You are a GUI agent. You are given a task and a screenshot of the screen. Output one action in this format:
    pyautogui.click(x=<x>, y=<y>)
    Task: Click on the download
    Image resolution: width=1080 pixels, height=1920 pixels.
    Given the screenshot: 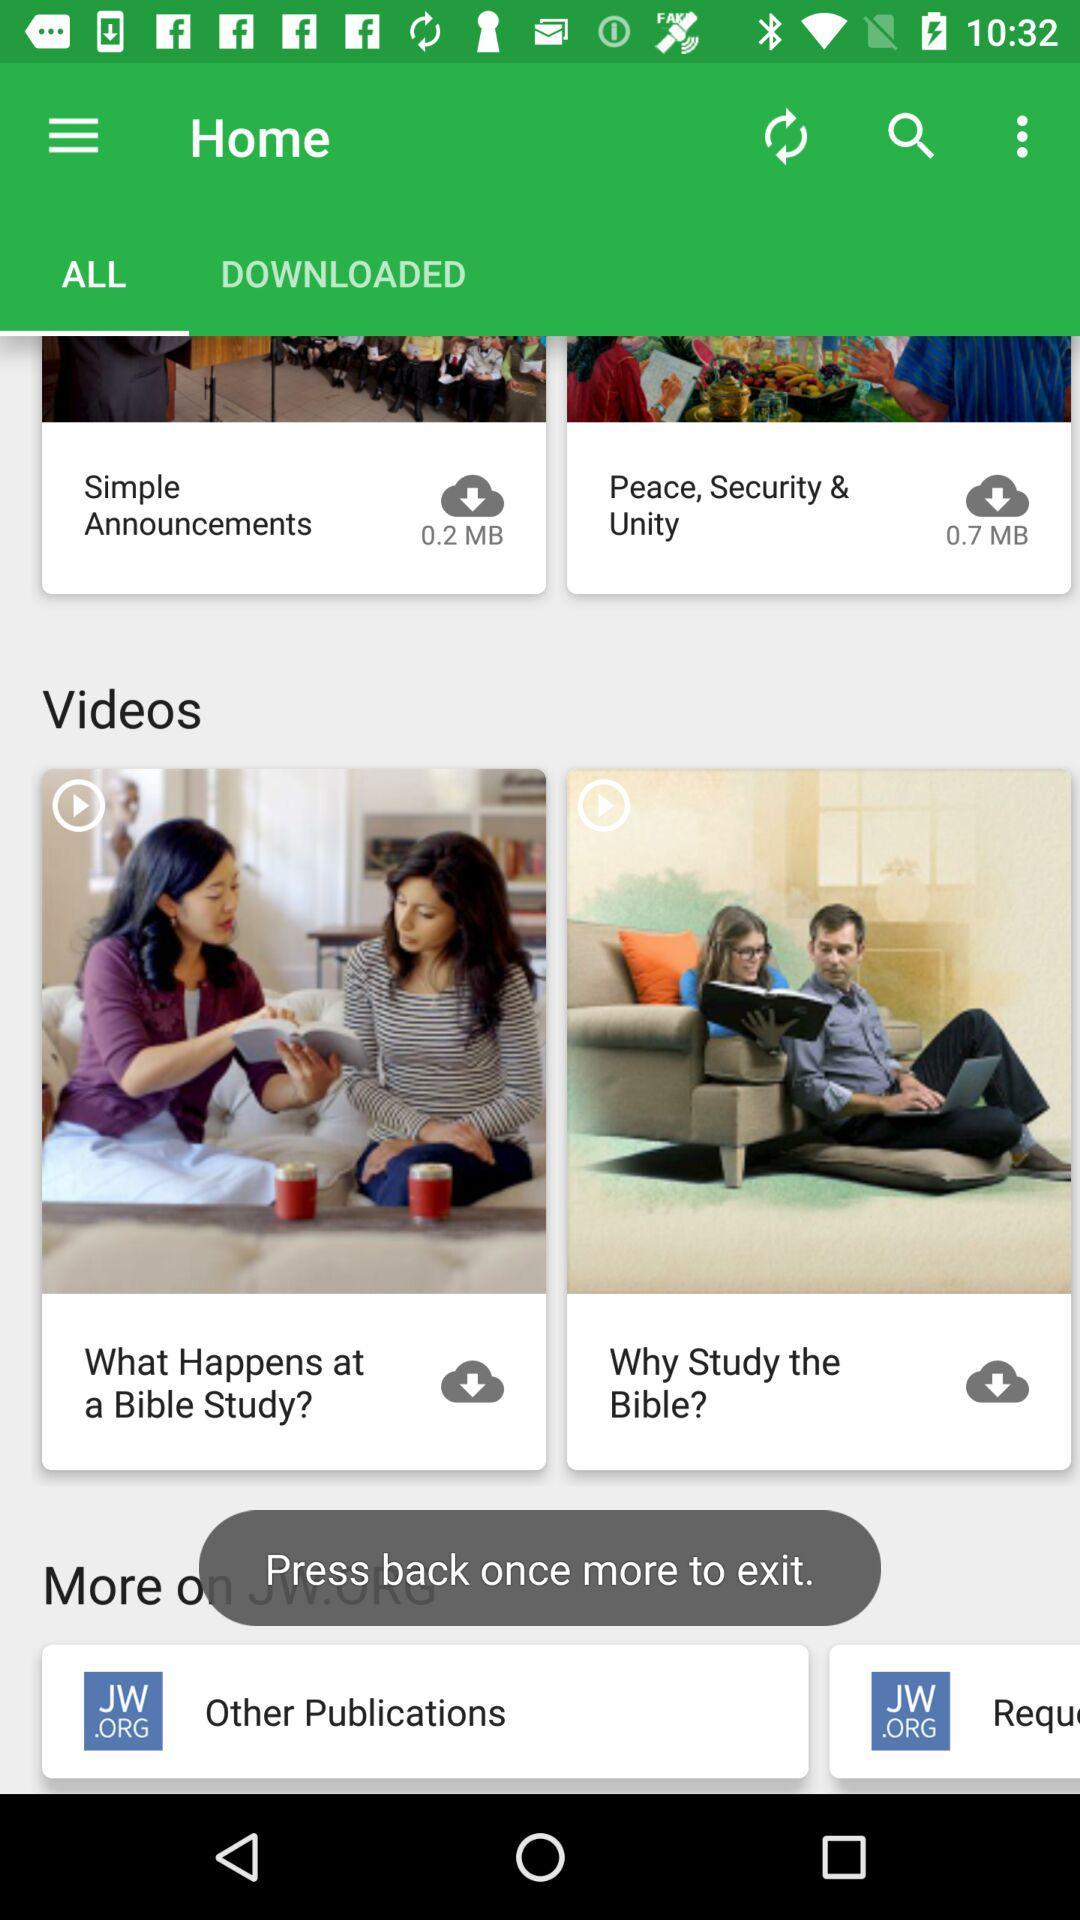 What is the action you would take?
    pyautogui.click(x=482, y=1380)
    